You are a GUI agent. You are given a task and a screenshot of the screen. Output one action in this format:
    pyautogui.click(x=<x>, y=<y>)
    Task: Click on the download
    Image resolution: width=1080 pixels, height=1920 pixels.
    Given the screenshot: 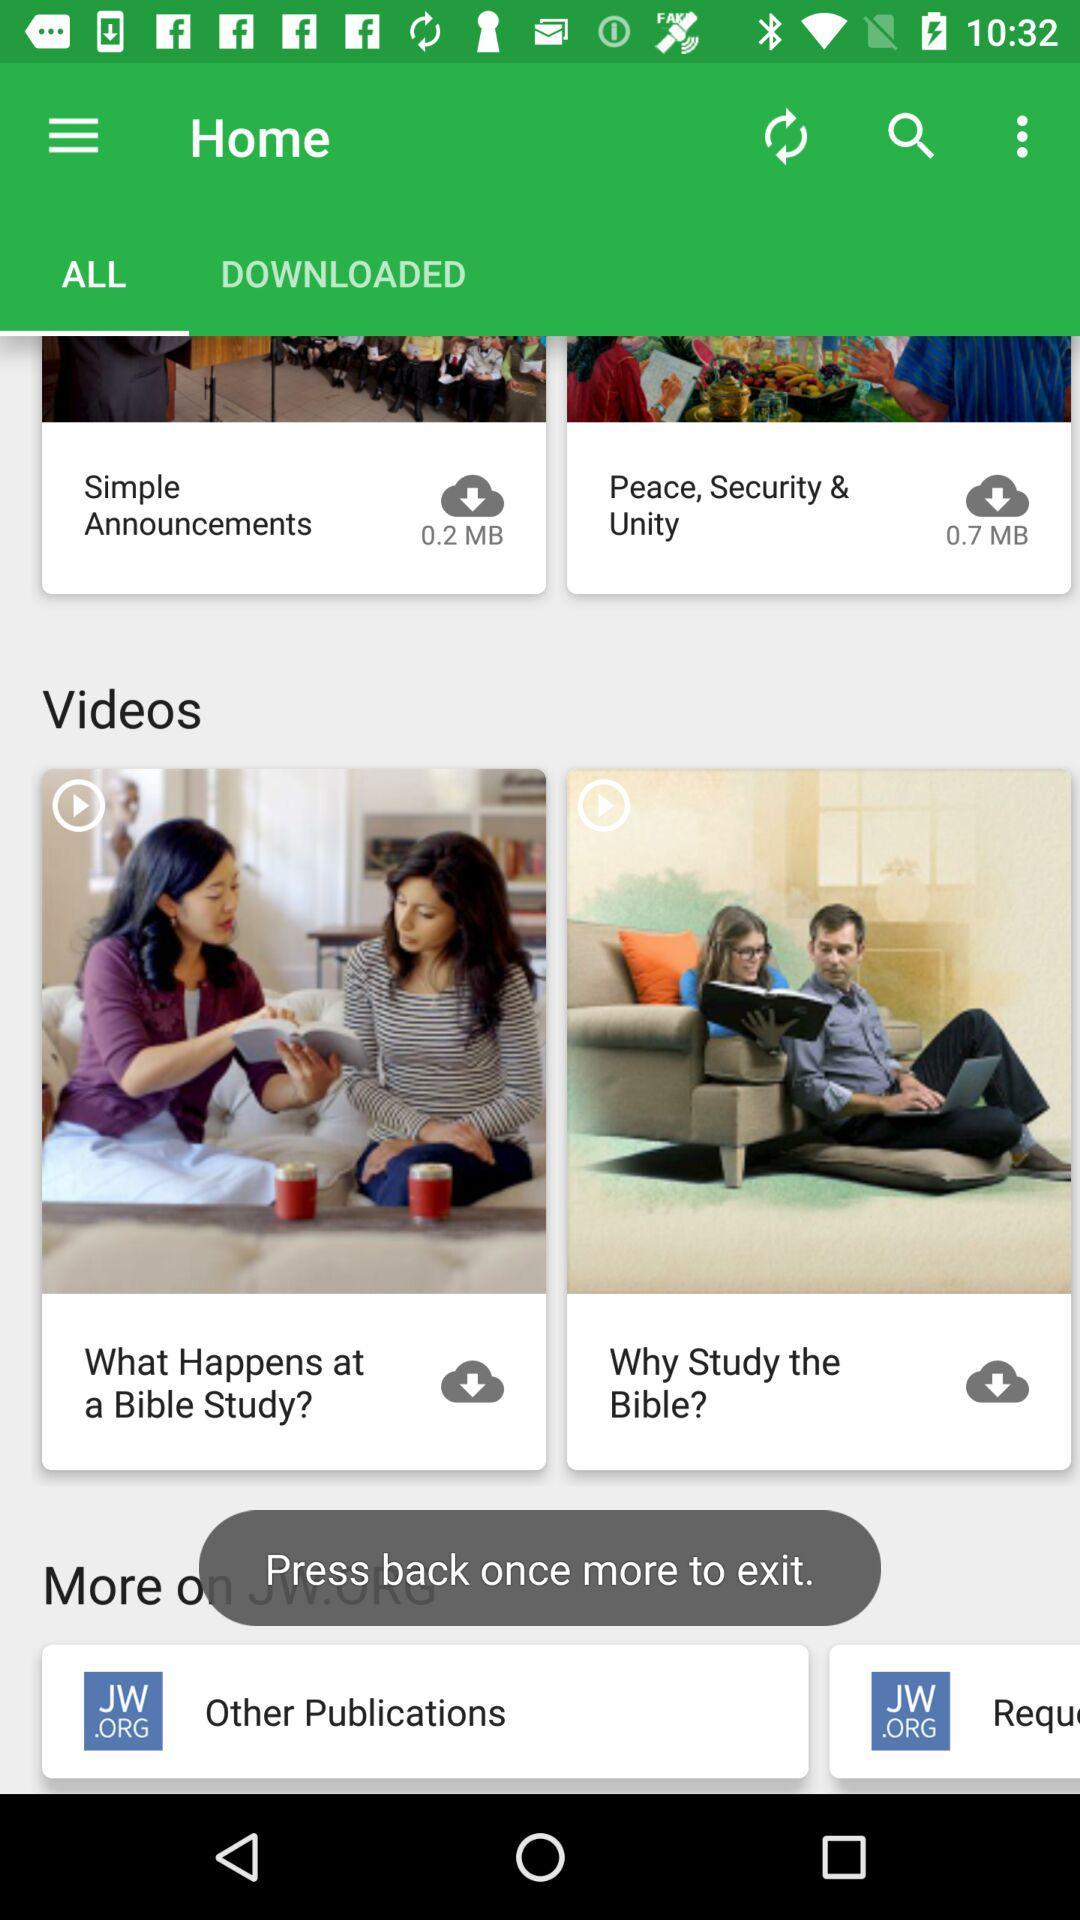 What is the action you would take?
    pyautogui.click(x=482, y=1380)
    